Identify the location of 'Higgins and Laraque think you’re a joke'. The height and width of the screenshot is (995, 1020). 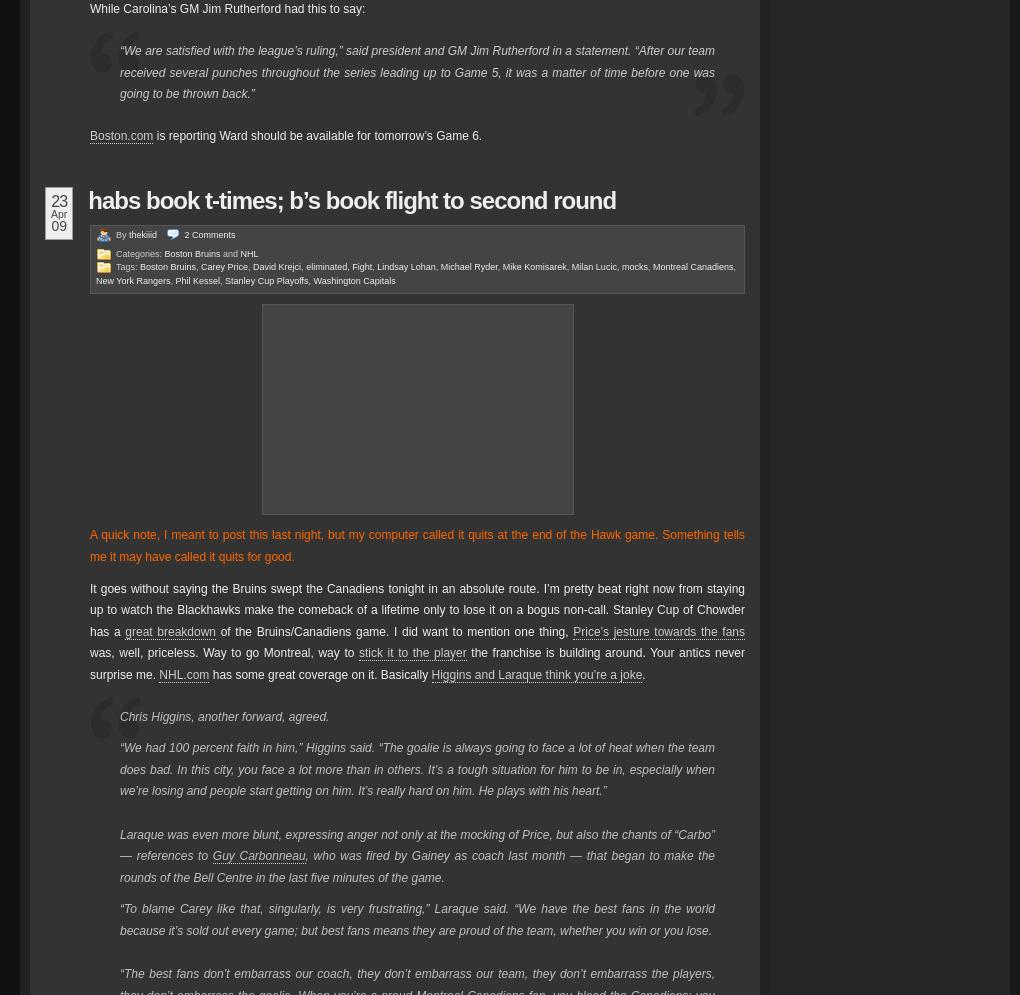
(535, 674).